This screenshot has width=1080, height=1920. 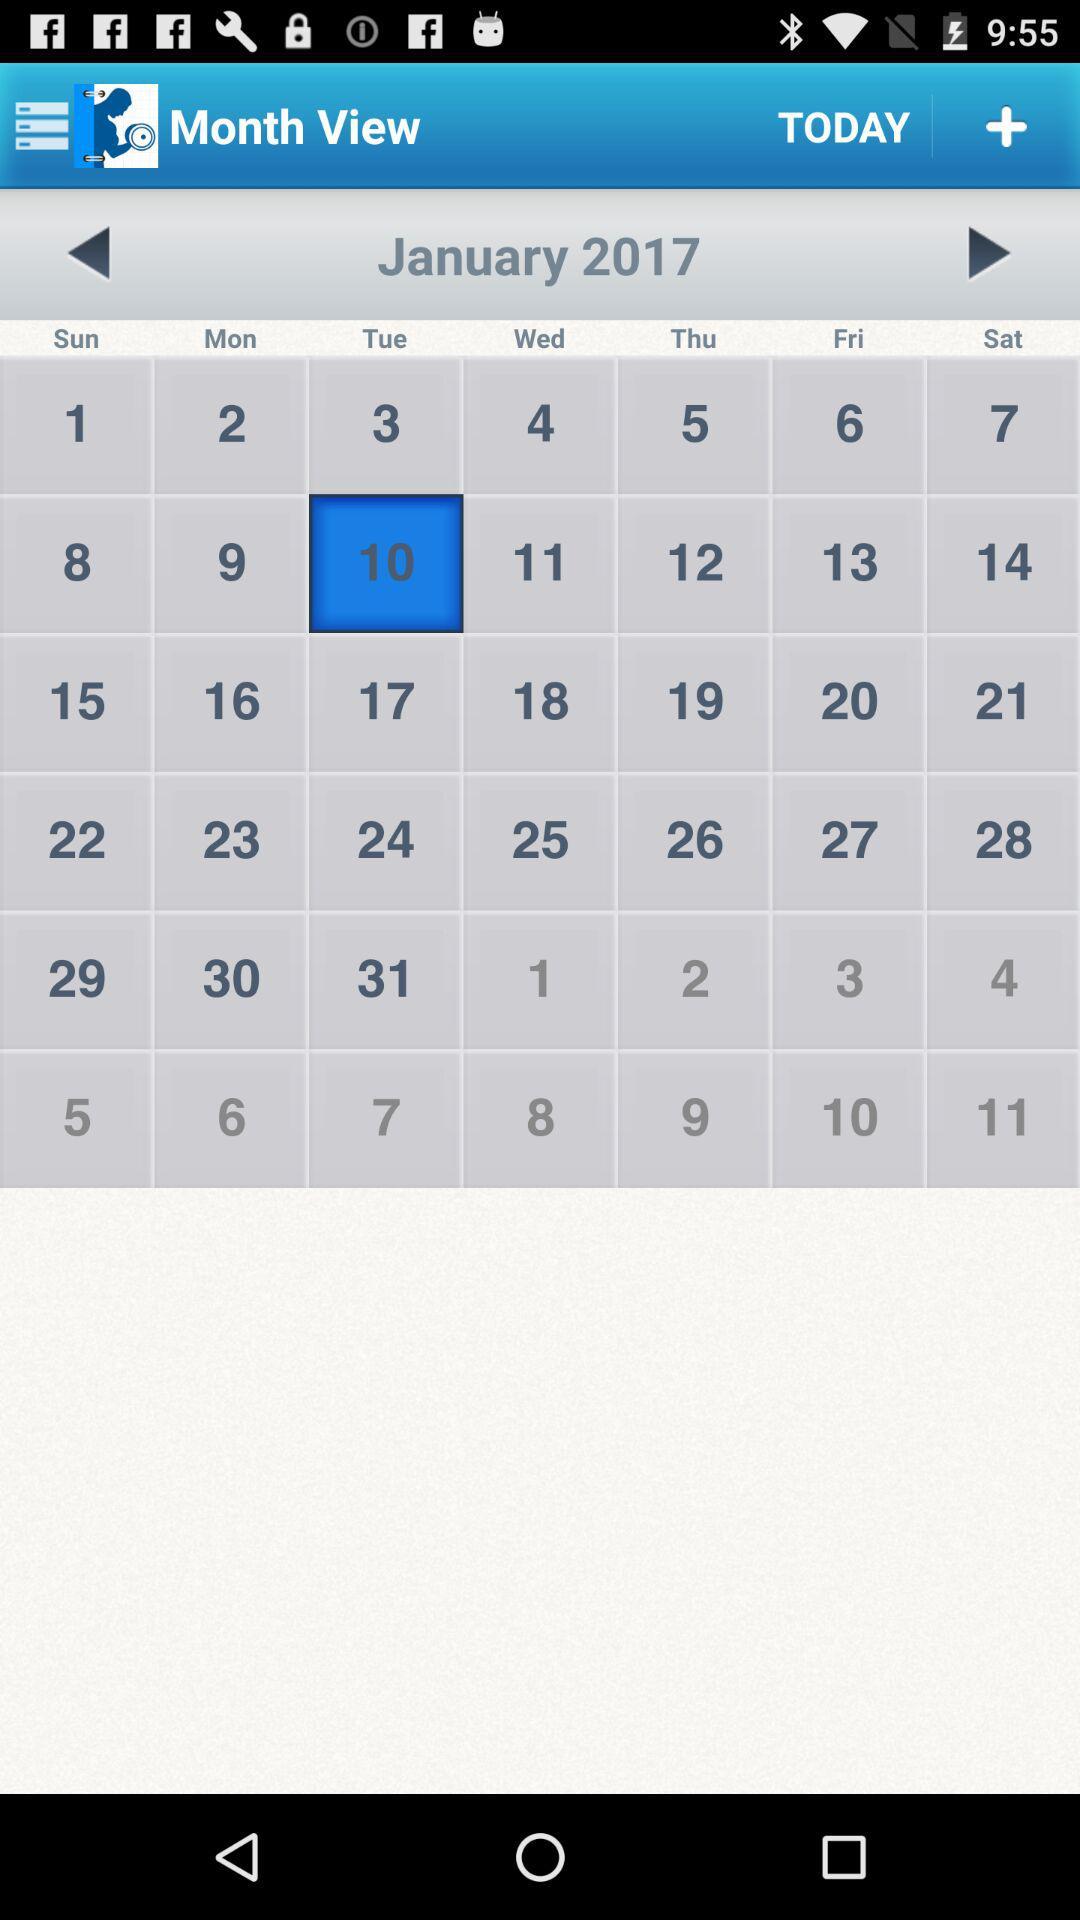 What do you see at coordinates (988, 253) in the screenshot?
I see `next month` at bounding box center [988, 253].